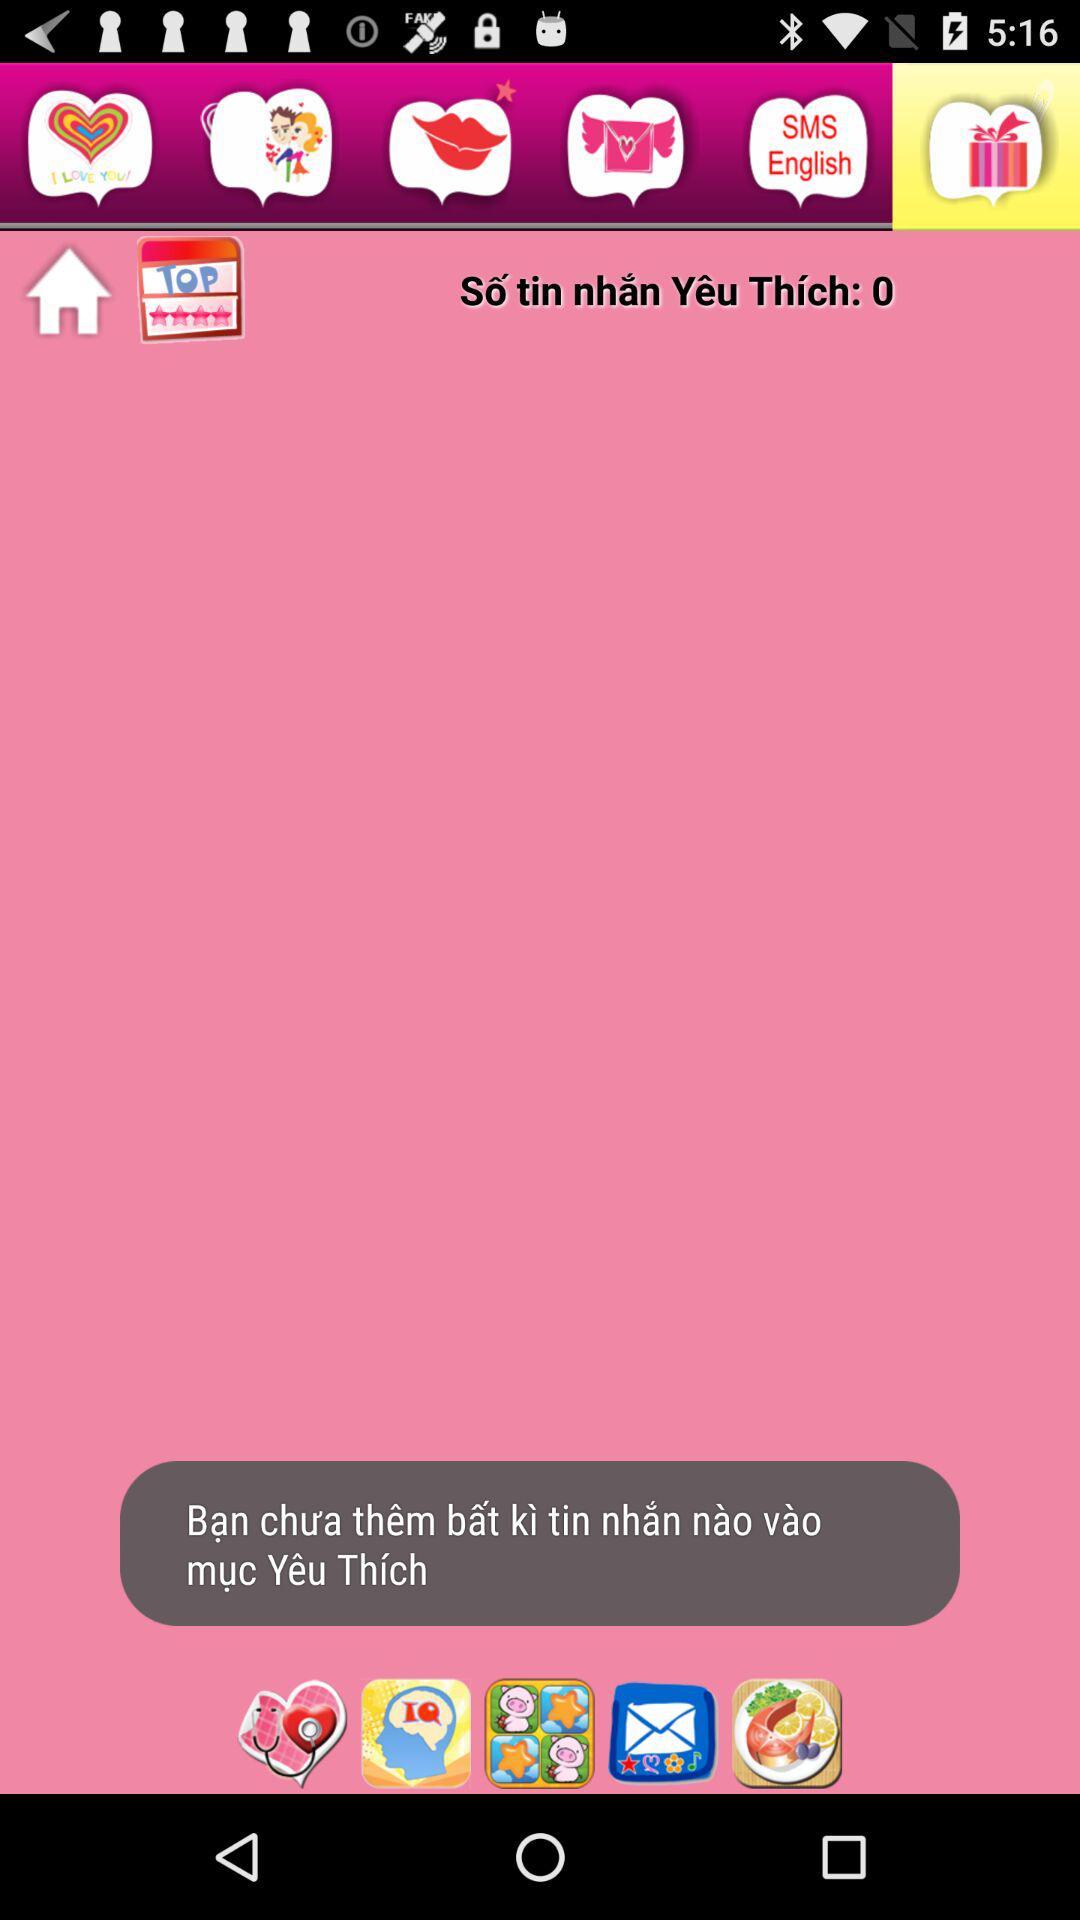 The image size is (1080, 1920). Describe the element at coordinates (292, 1732) in the screenshot. I see `icon button` at that location.